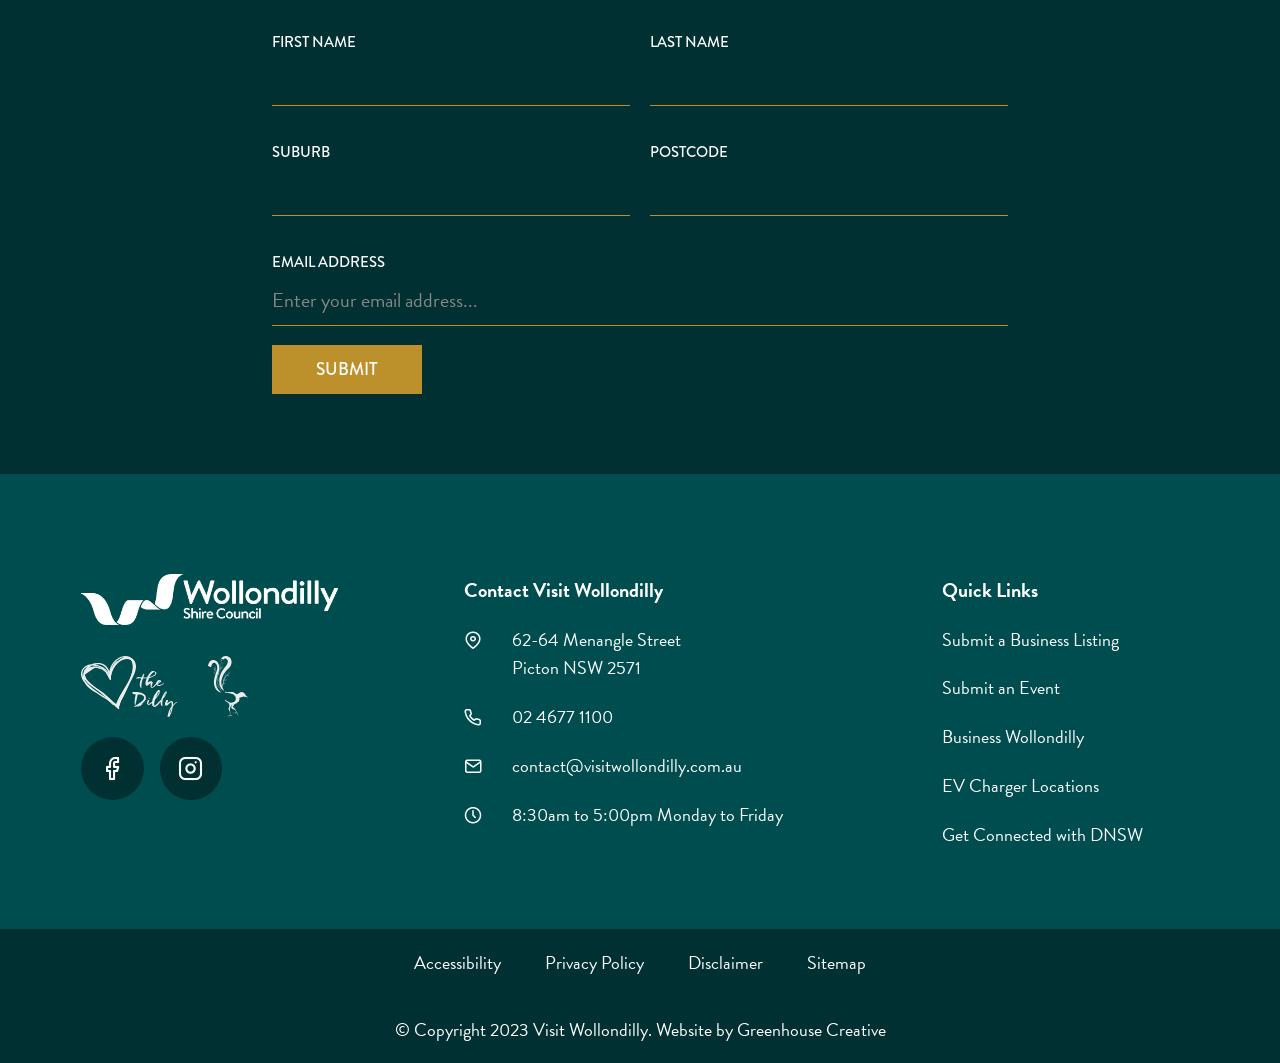 The image size is (1280, 1063). I want to click on '8:30am to 5:00pm Monday to Friday', so click(646, 812).